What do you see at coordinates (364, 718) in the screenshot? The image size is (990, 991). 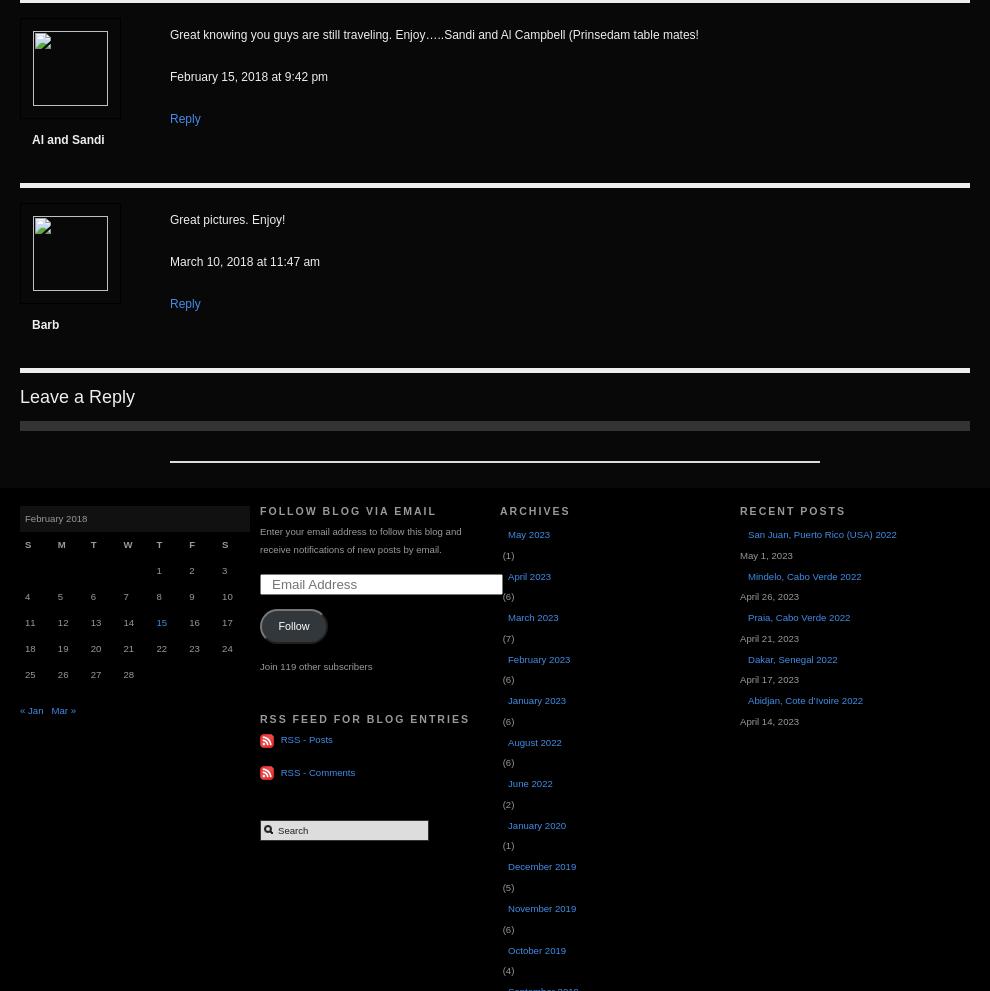 I see `'RSS FEED FOR BLOG ENTRIES'` at bounding box center [364, 718].